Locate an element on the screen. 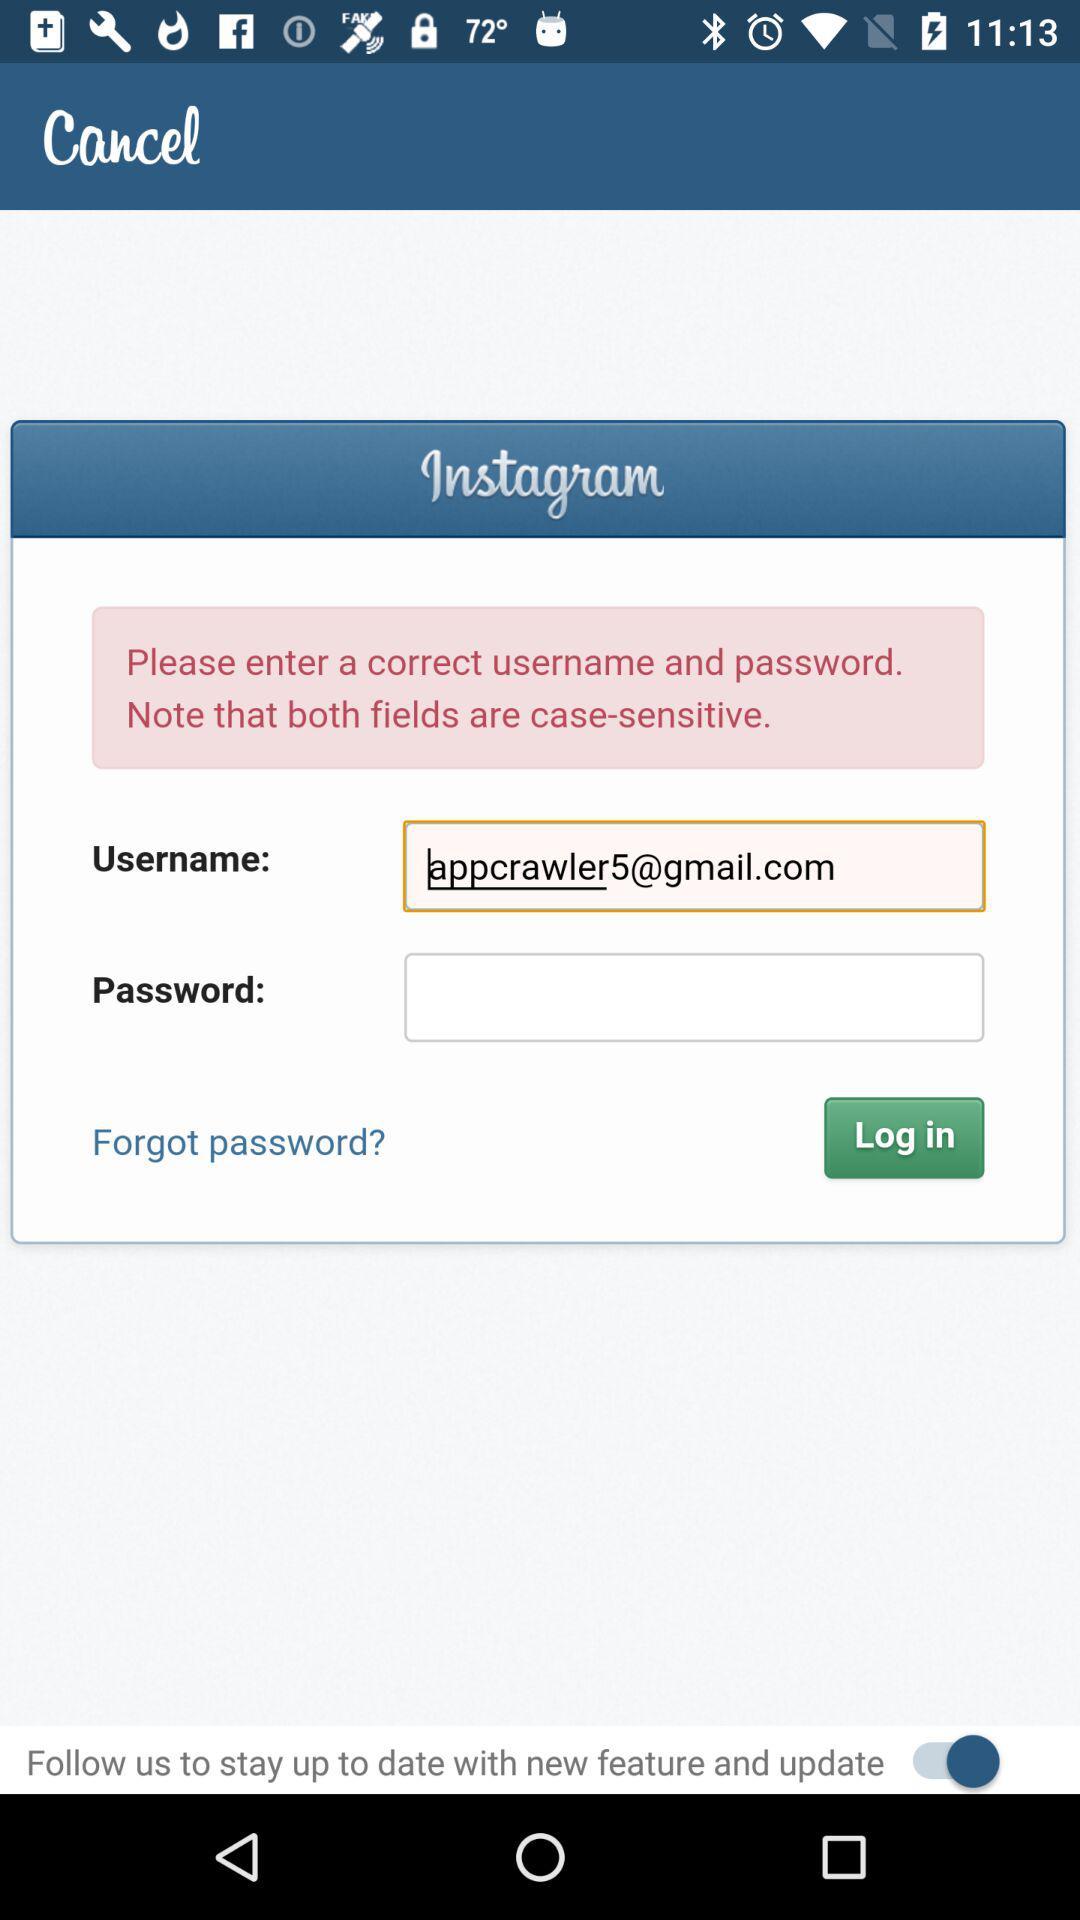  sign in screen is located at coordinates (540, 967).